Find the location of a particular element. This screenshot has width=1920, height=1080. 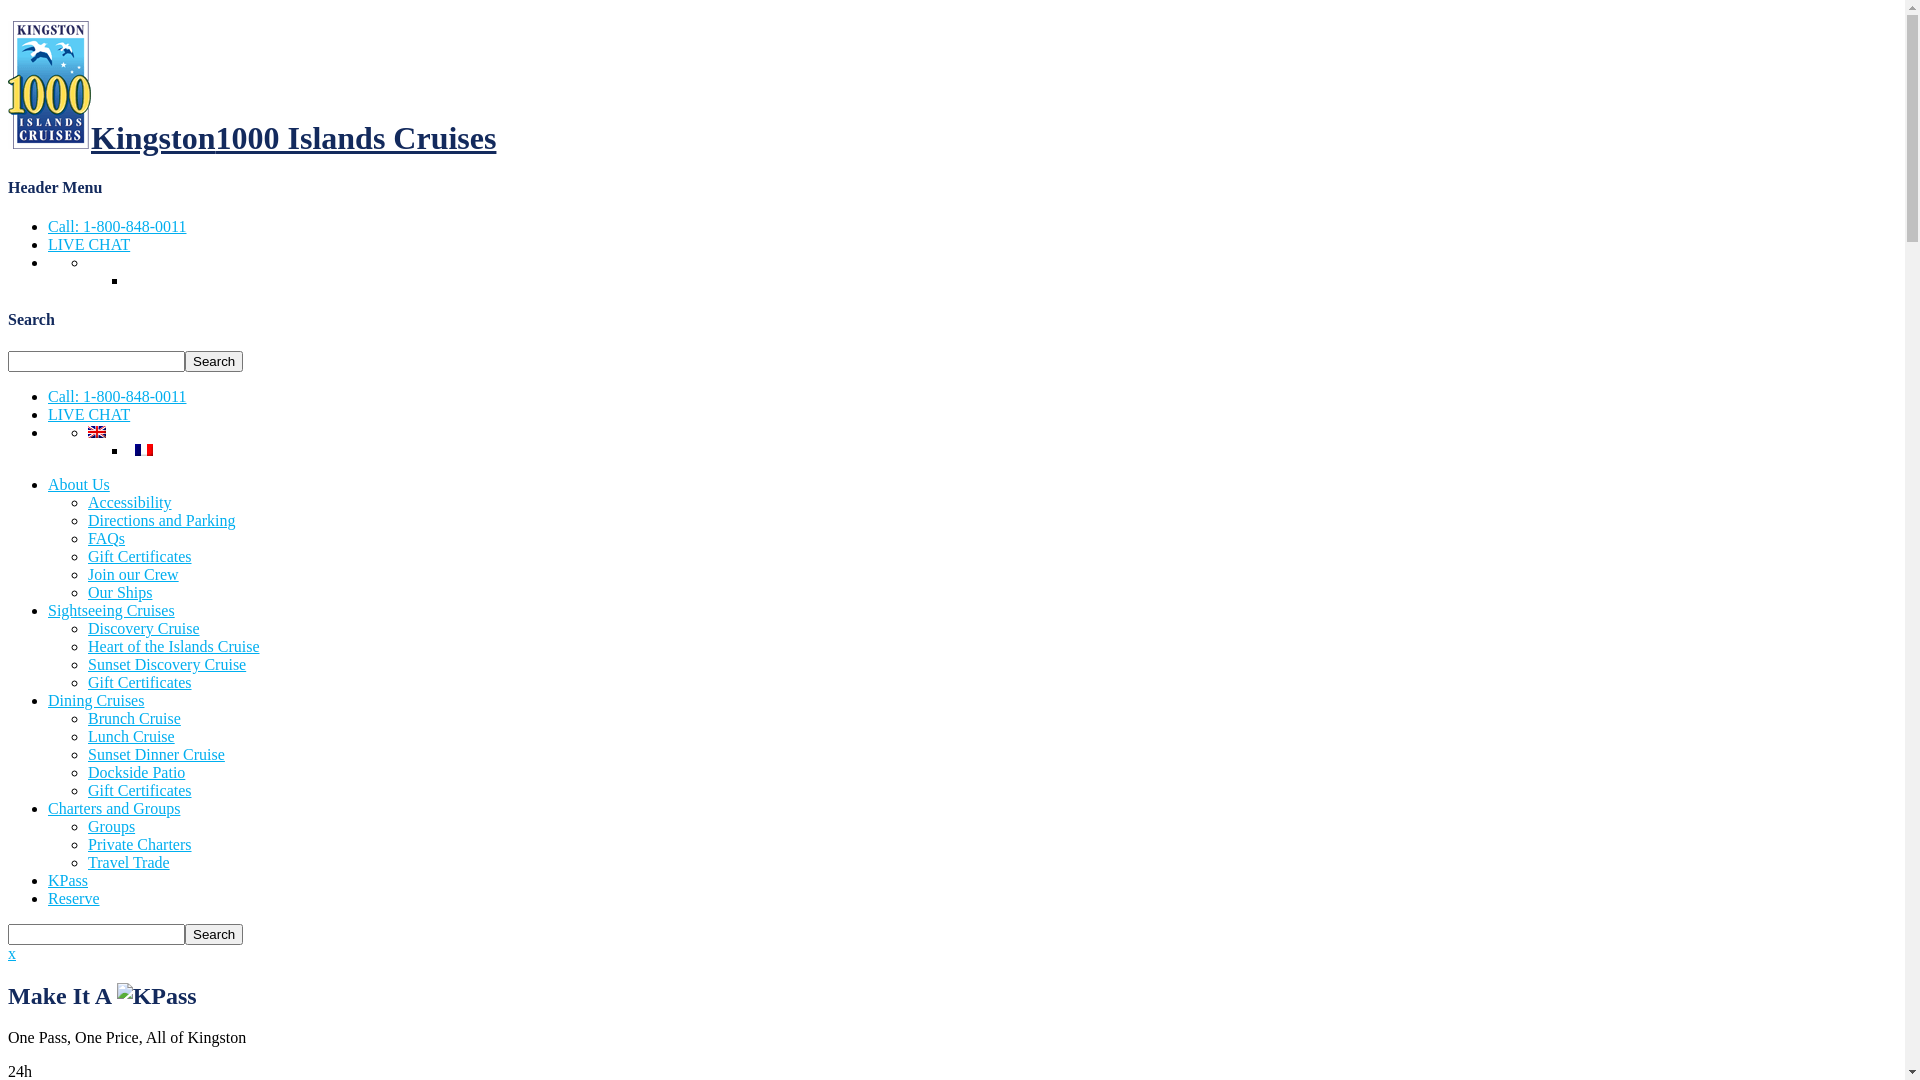

'LIVE CHAT' is located at coordinates (88, 243).